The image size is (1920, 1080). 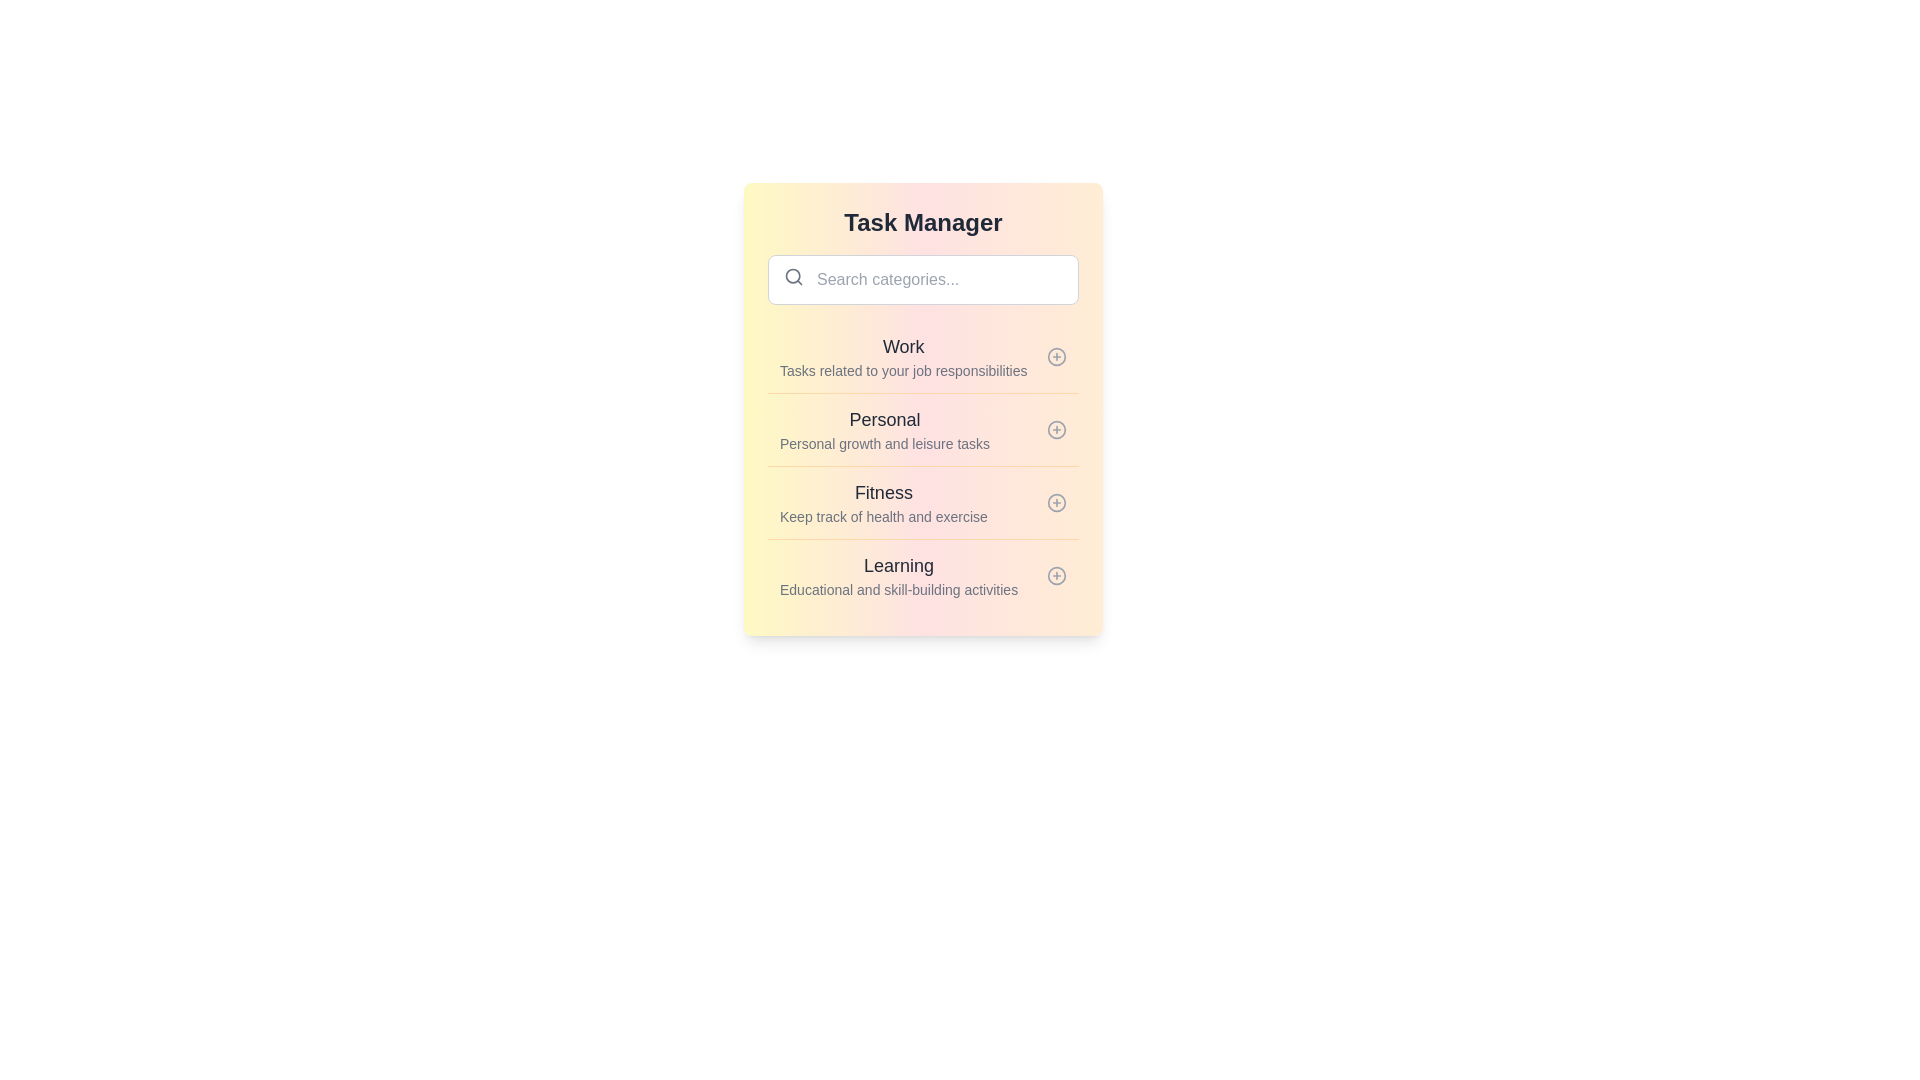 What do you see at coordinates (897, 575) in the screenshot?
I see `the 'Learning' text label with a descriptive subtitle` at bounding box center [897, 575].